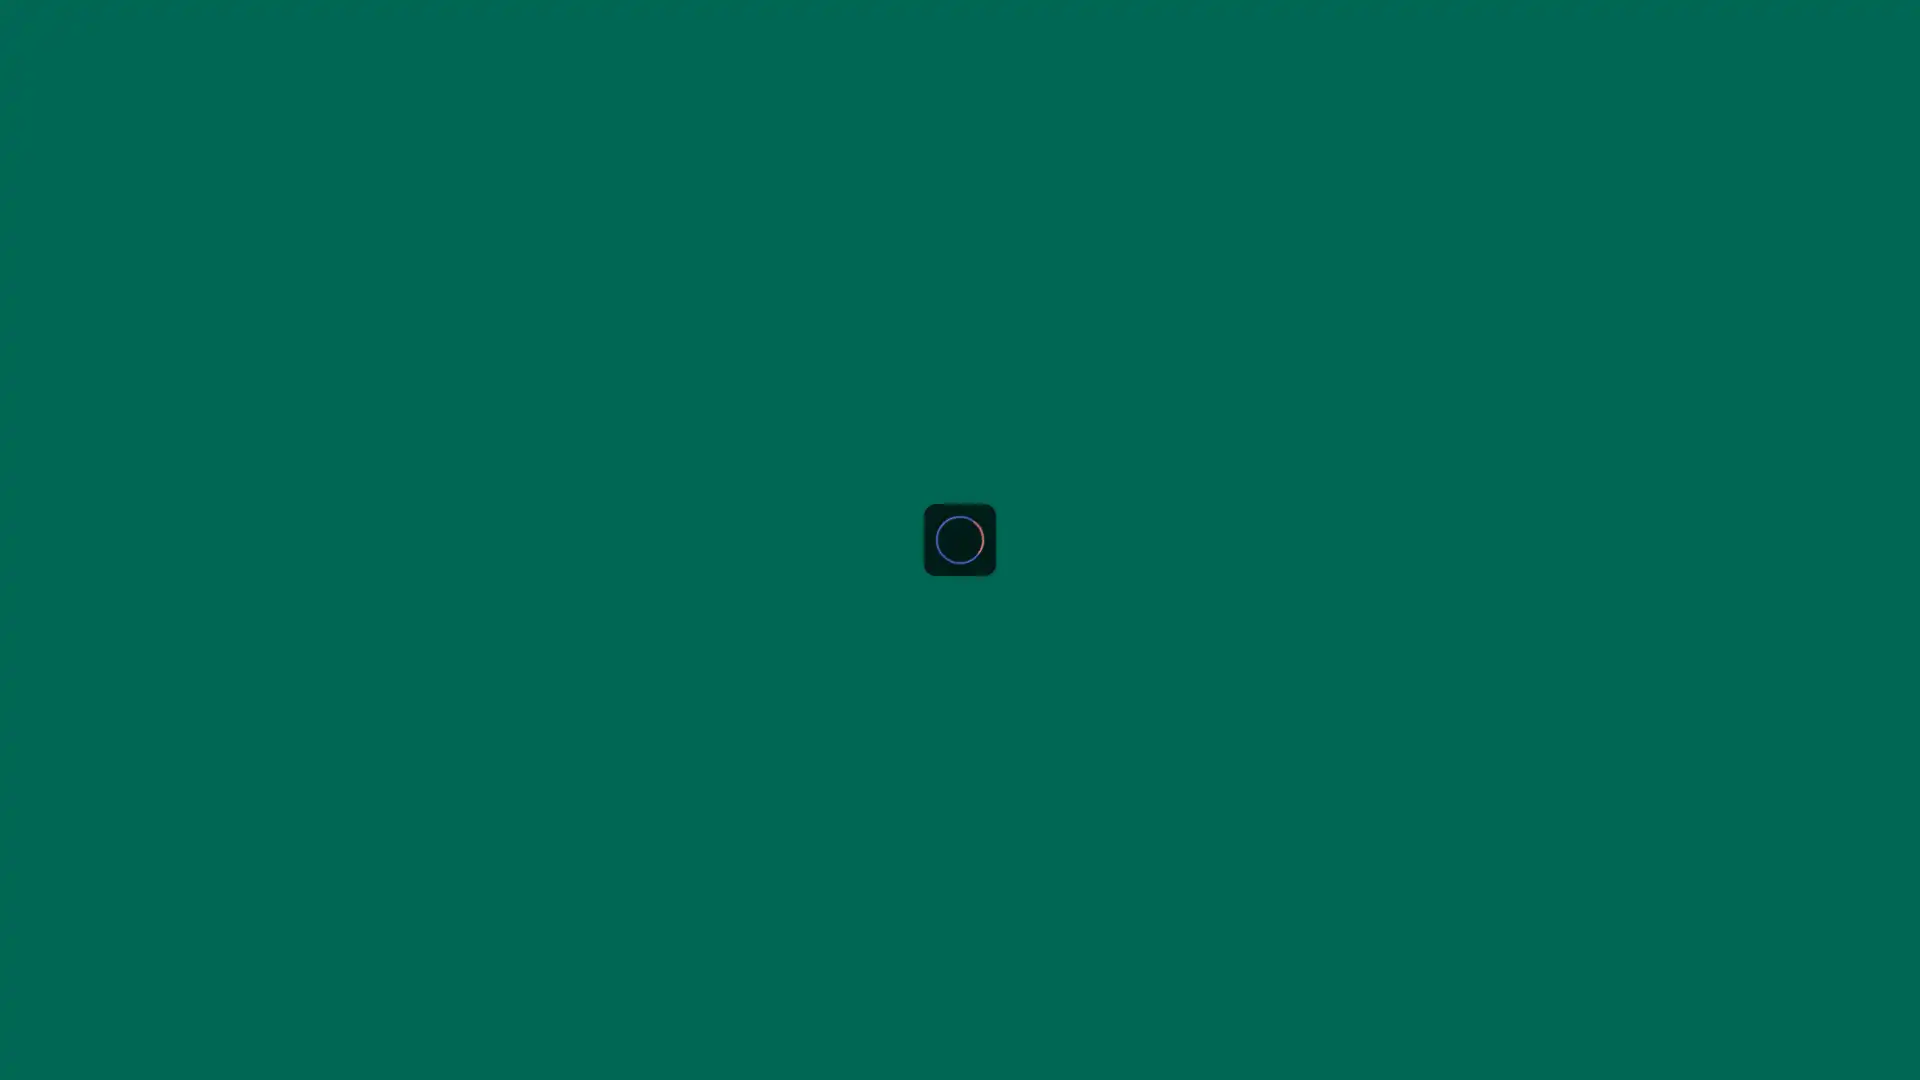  Describe the element at coordinates (1867, 27) in the screenshot. I see `Sign up` at that location.